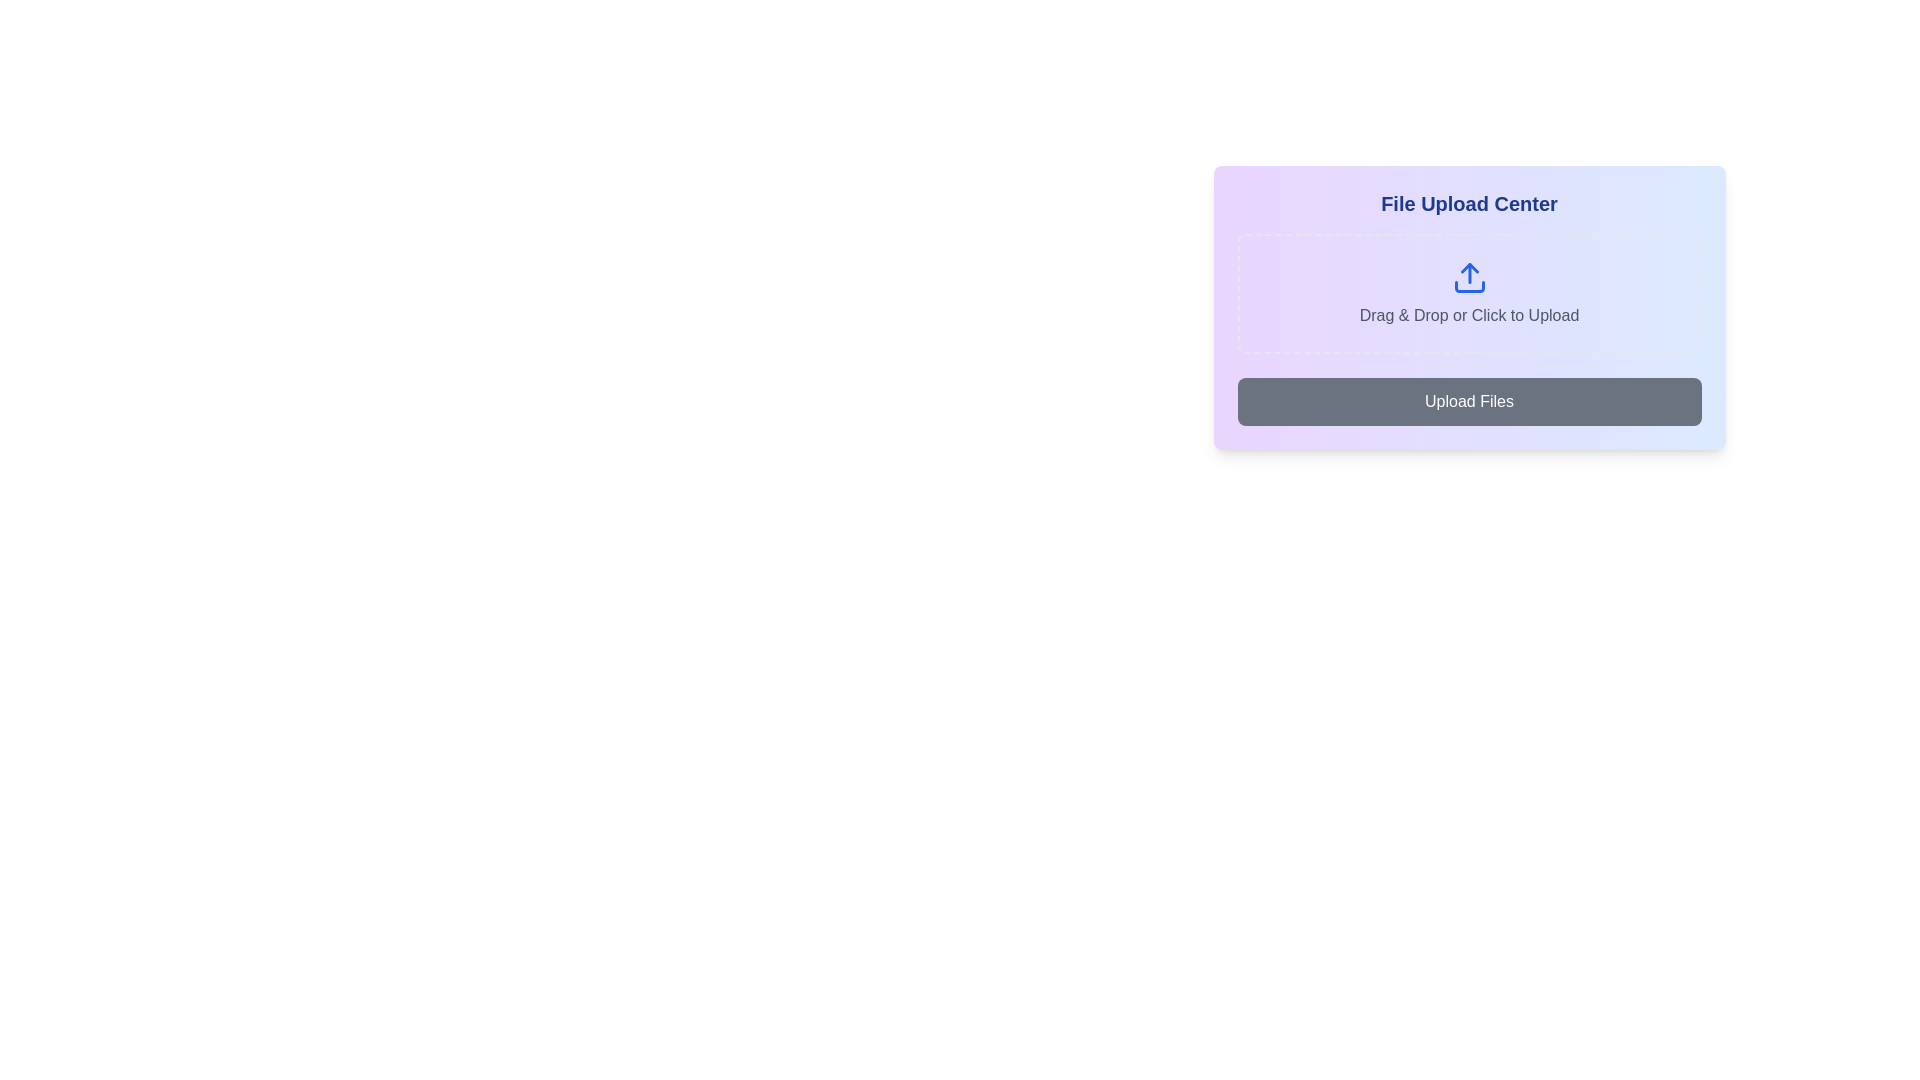 The image size is (1920, 1080). Describe the element at coordinates (1469, 277) in the screenshot. I see `the upload icon, which is a blue graphical icon with an upward arrow inside a dashed area of the 'Drag & Drop or Click to Upload' box` at that location.